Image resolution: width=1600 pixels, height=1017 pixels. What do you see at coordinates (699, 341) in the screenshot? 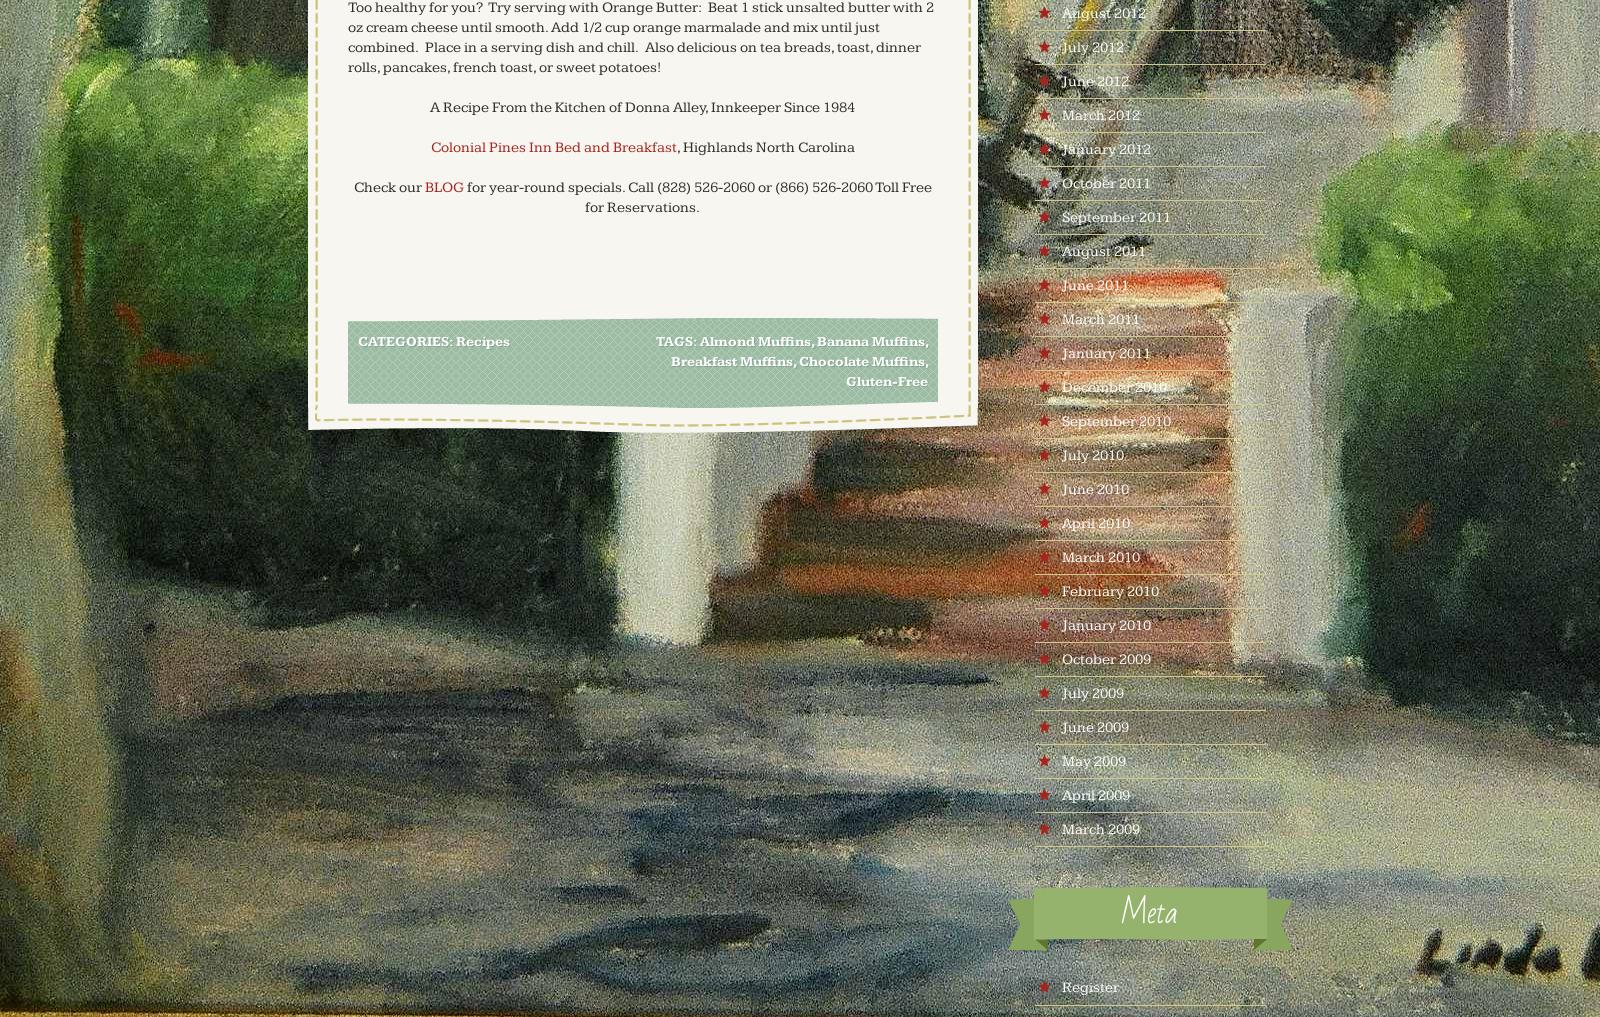
I see `'Almond Muffins'` at bounding box center [699, 341].